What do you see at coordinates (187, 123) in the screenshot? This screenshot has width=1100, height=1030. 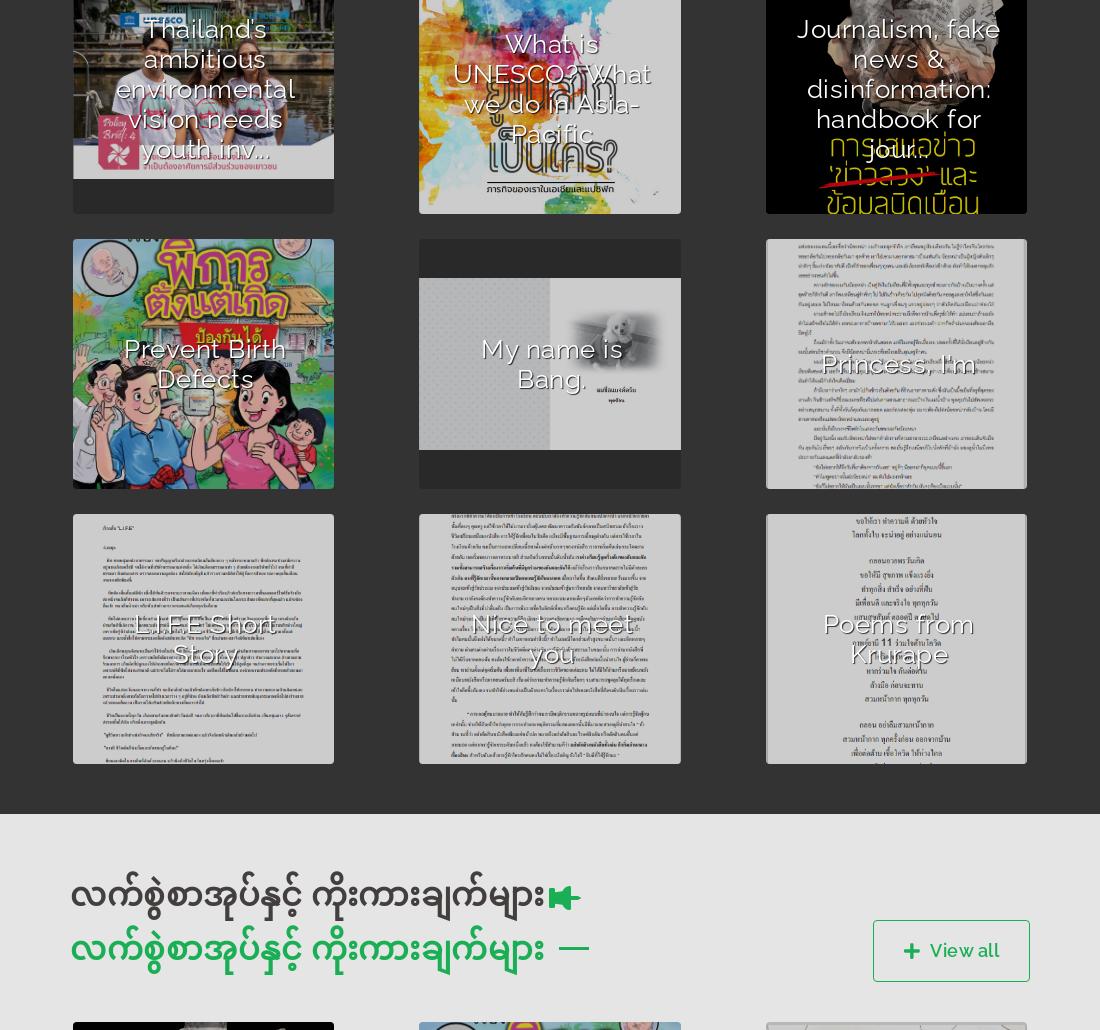 I see `'Summary of research: Thailand’s ambitious environmental vision needs youth in...'` at bounding box center [187, 123].